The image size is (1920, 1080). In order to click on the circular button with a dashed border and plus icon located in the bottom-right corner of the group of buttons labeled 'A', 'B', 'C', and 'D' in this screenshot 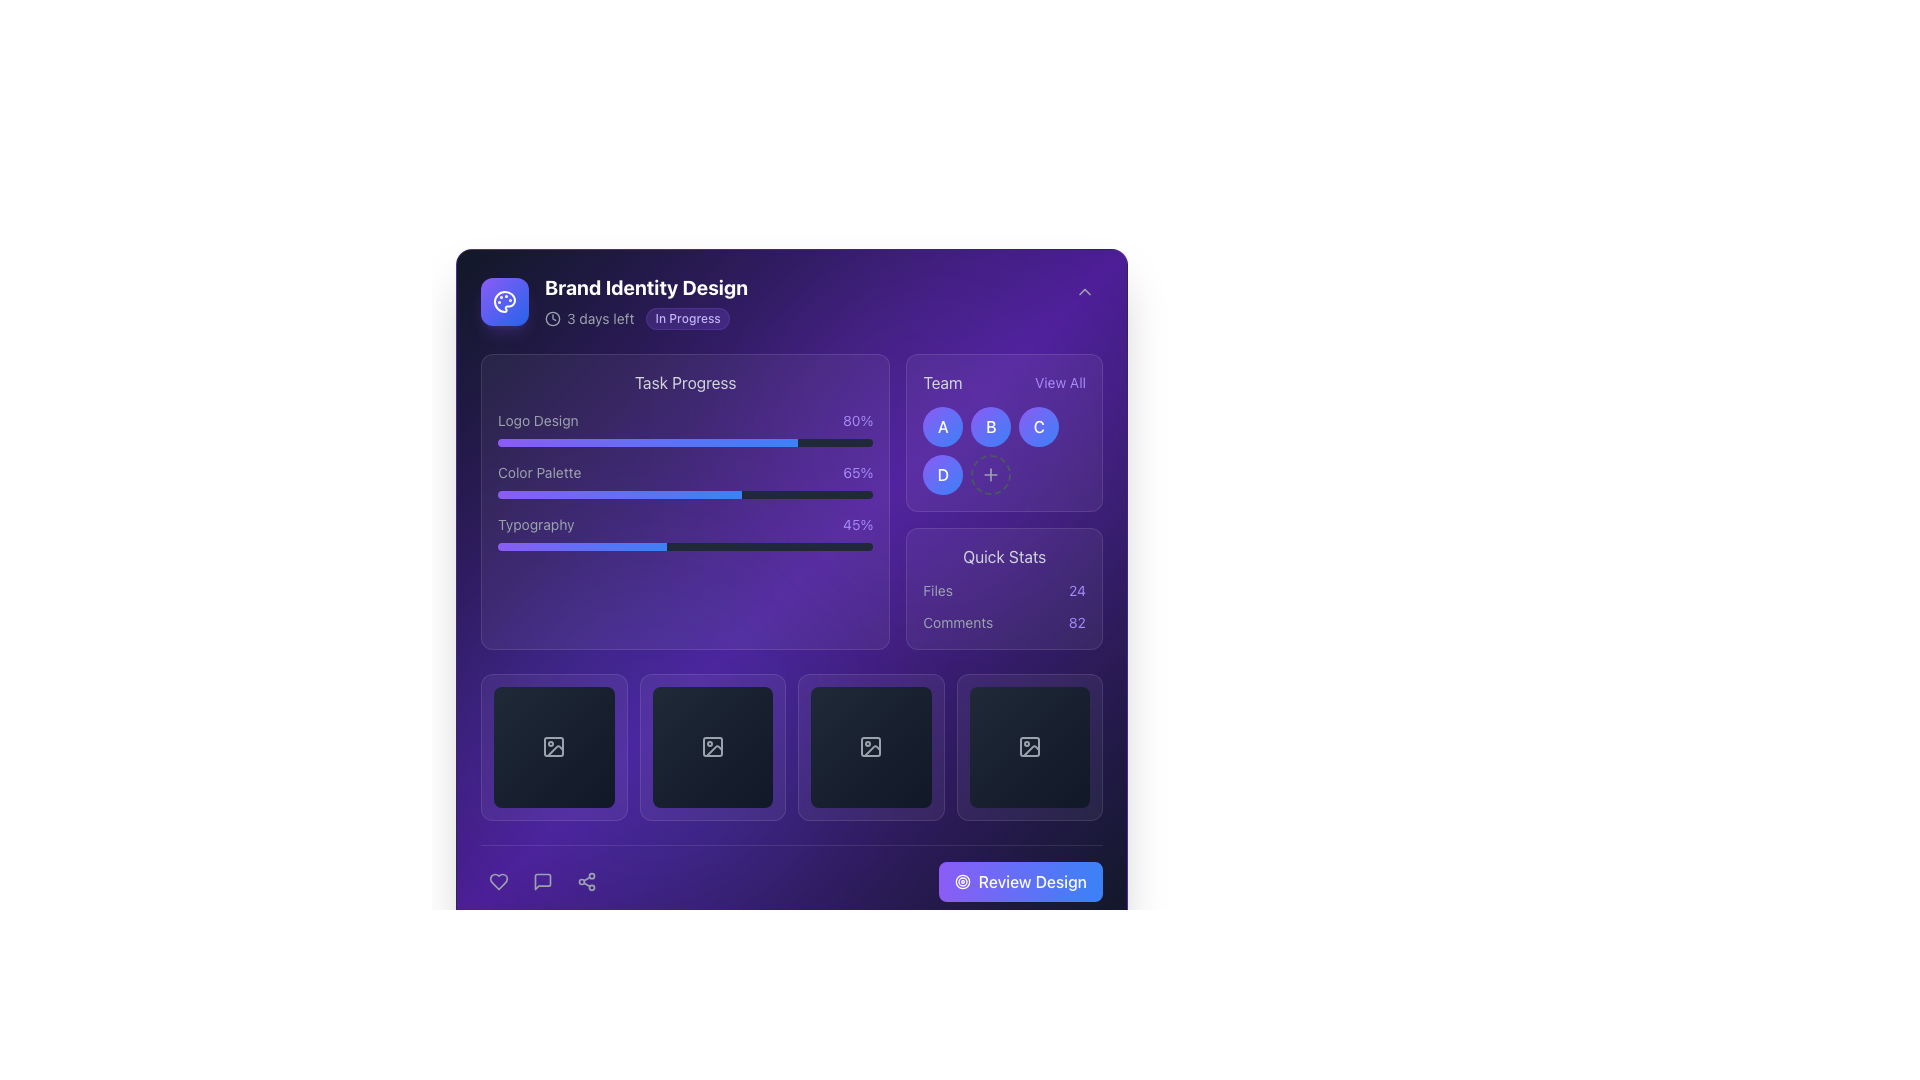, I will do `click(991, 474)`.